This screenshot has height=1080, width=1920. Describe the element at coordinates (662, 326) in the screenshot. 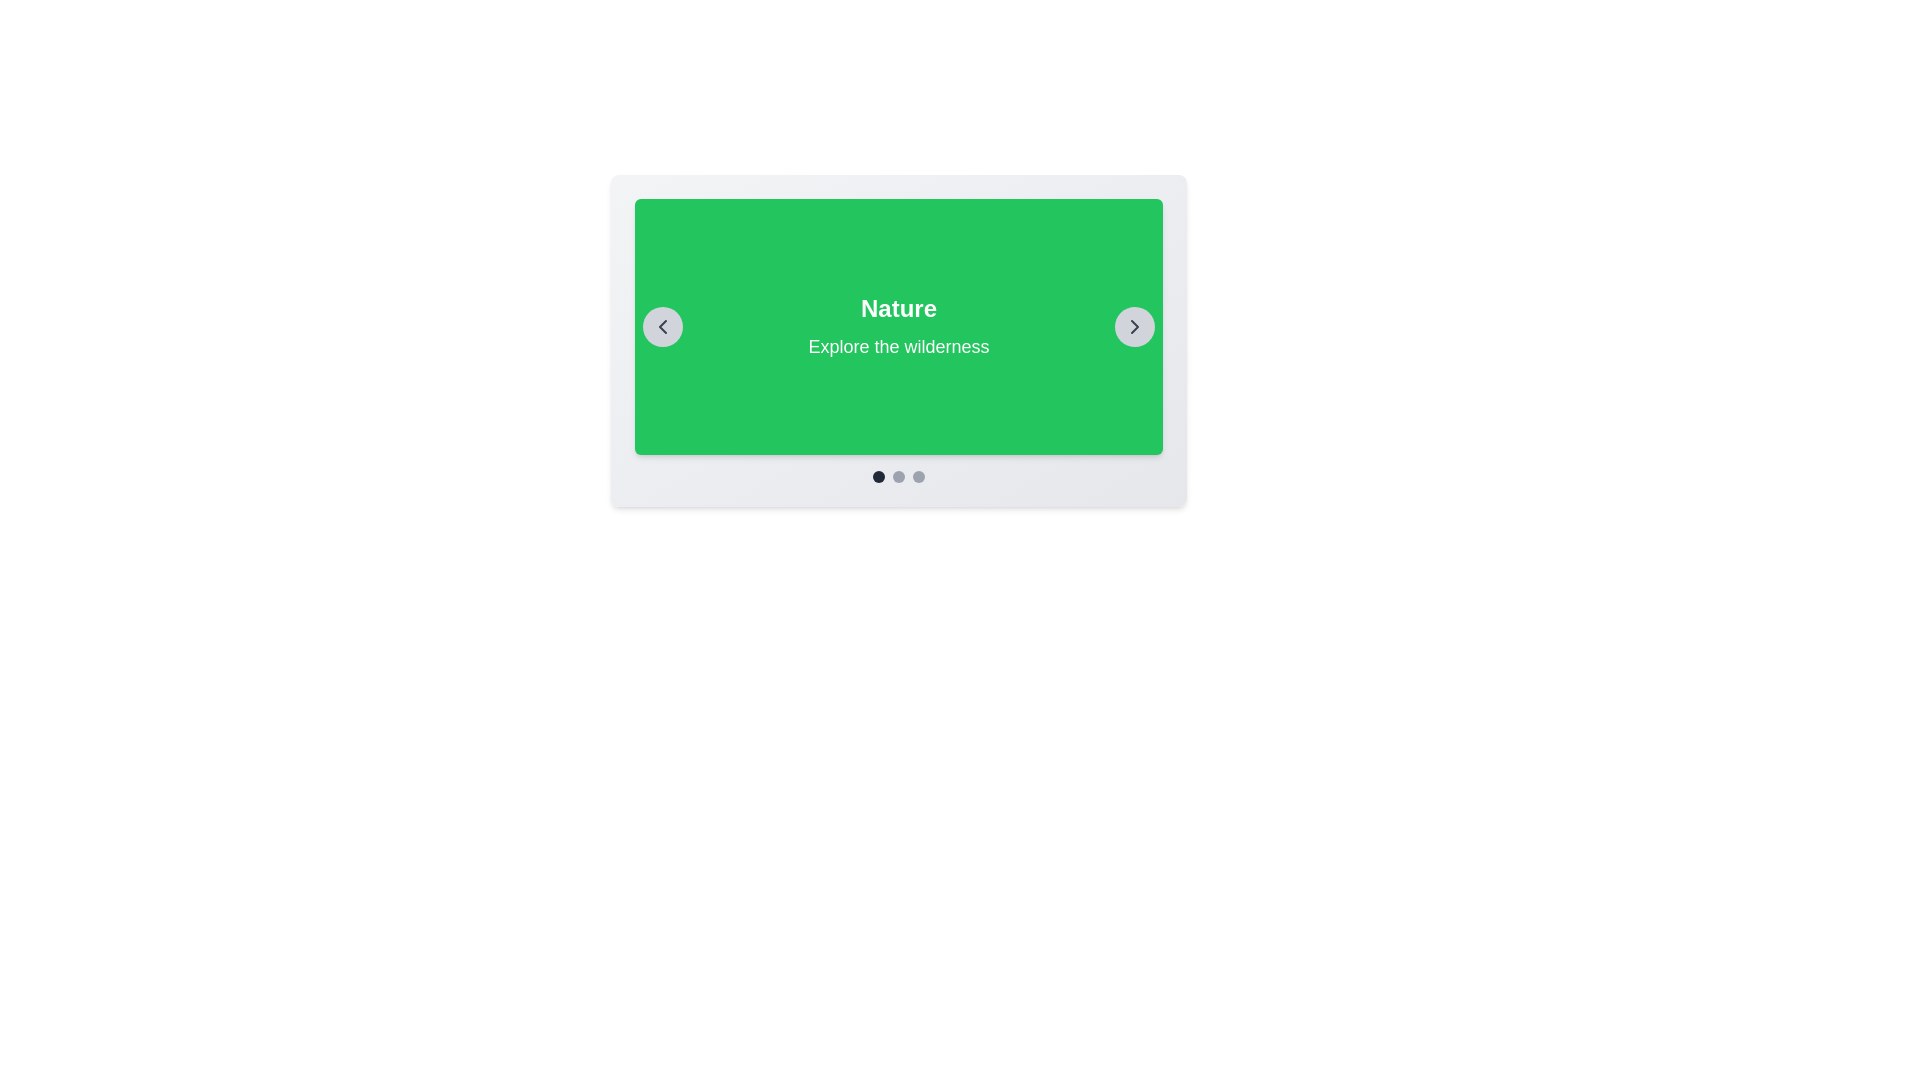

I see `the left-pointing chevron icon enclosed in a circular button` at that location.